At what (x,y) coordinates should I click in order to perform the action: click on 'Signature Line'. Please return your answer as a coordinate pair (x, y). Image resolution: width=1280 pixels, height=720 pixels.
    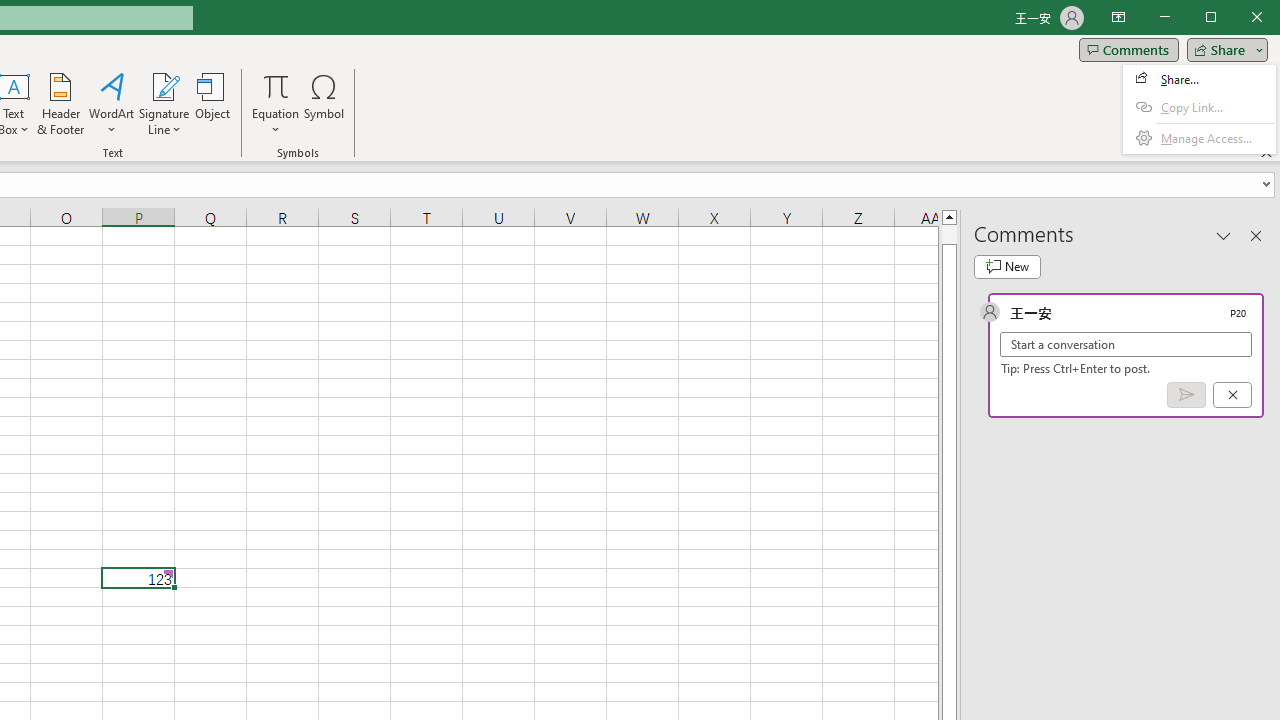
    Looking at the image, I should click on (164, 85).